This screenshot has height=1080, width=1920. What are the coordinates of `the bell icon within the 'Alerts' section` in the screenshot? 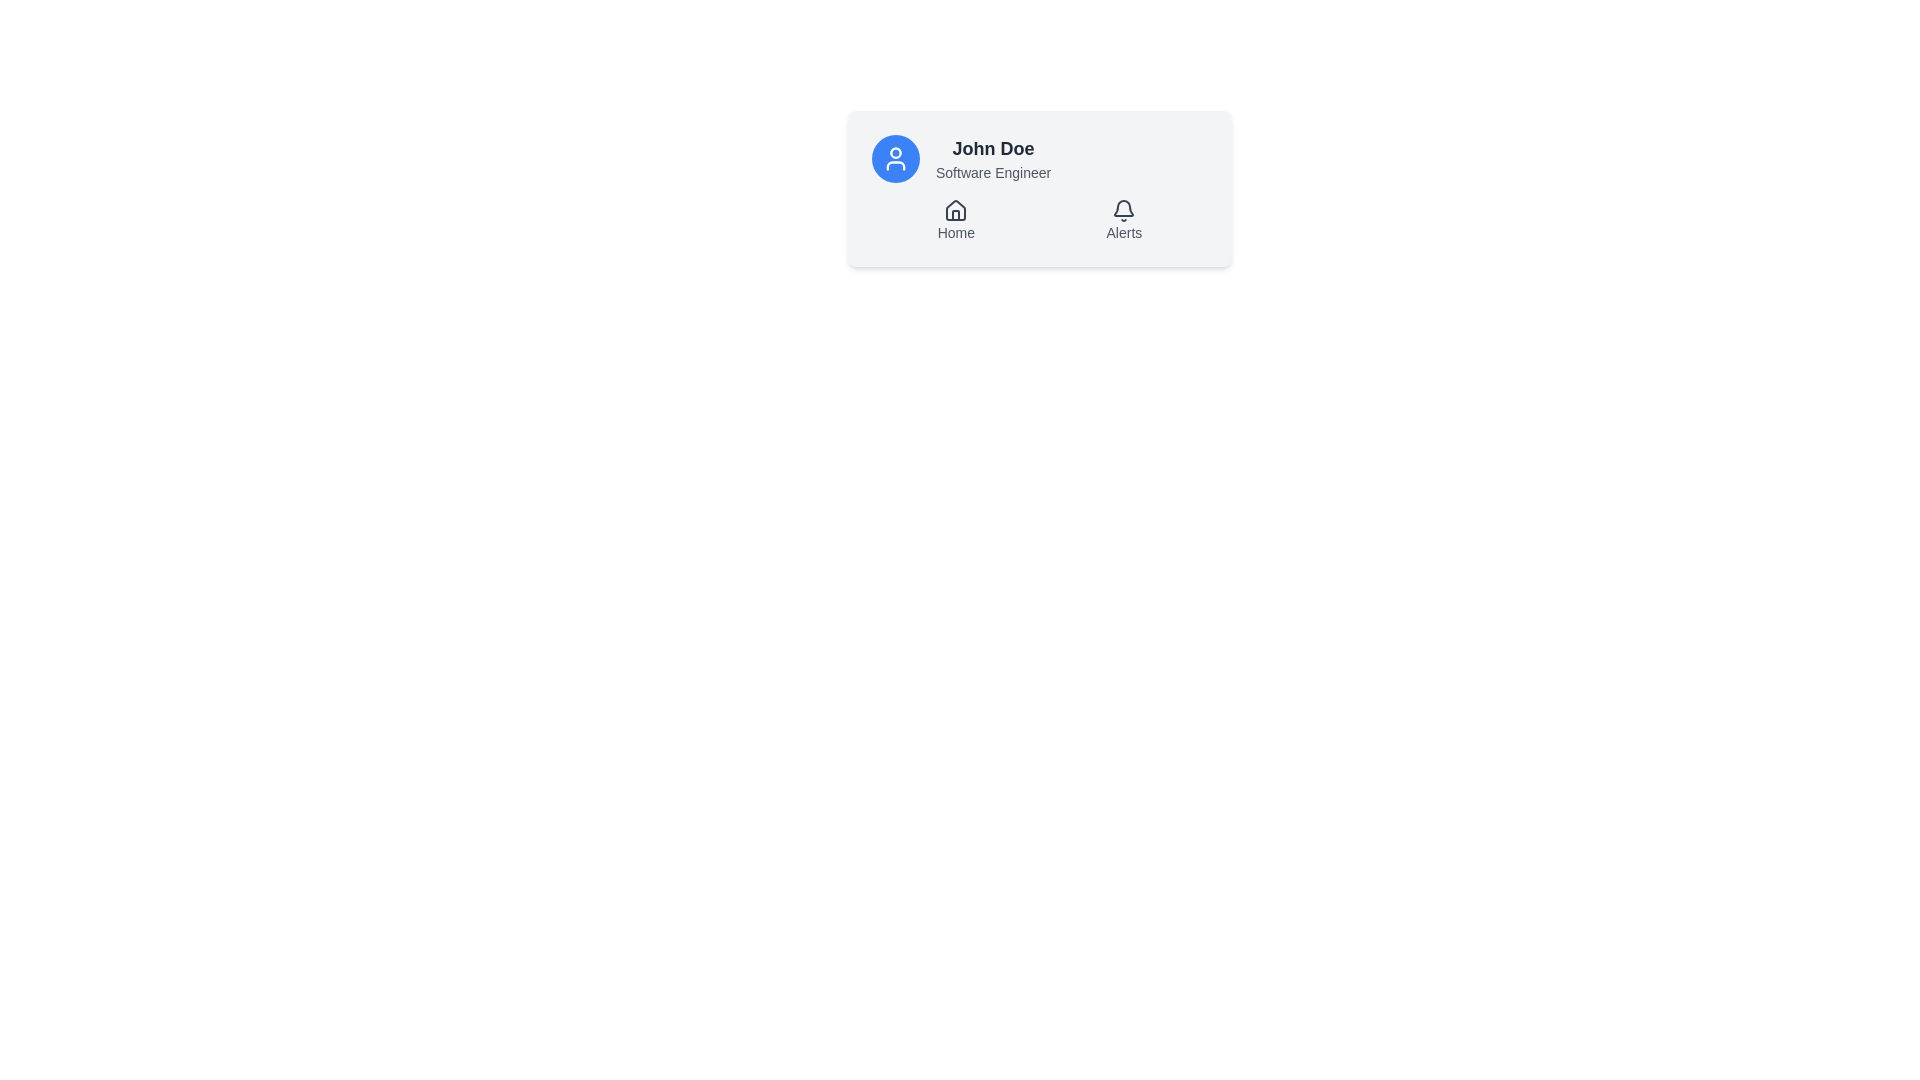 It's located at (1123, 208).